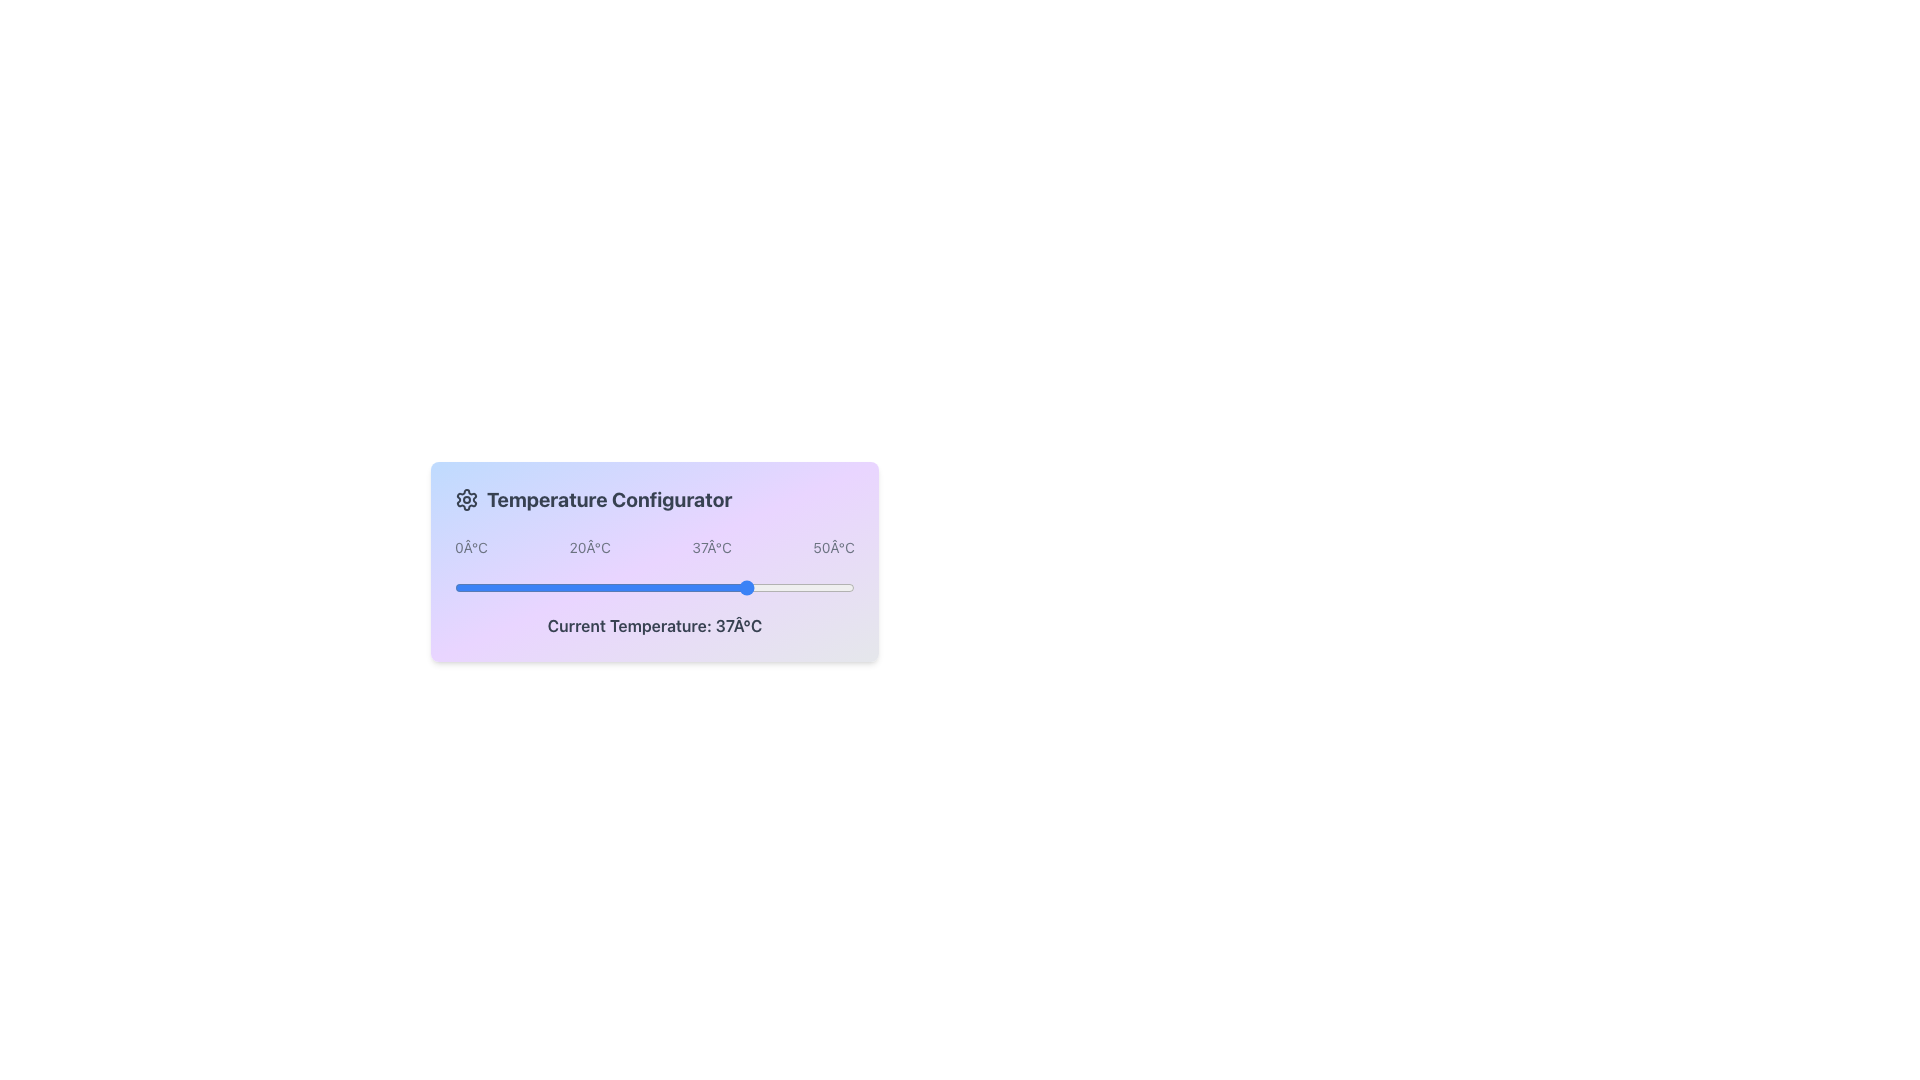  What do you see at coordinates (470, 547) in the screenshot?
I see `the static text label indicating the temperature value '0°C', which is the first label in a group of temperature range labels above the slider in the configurator interface` at bounding box center [470, 547].